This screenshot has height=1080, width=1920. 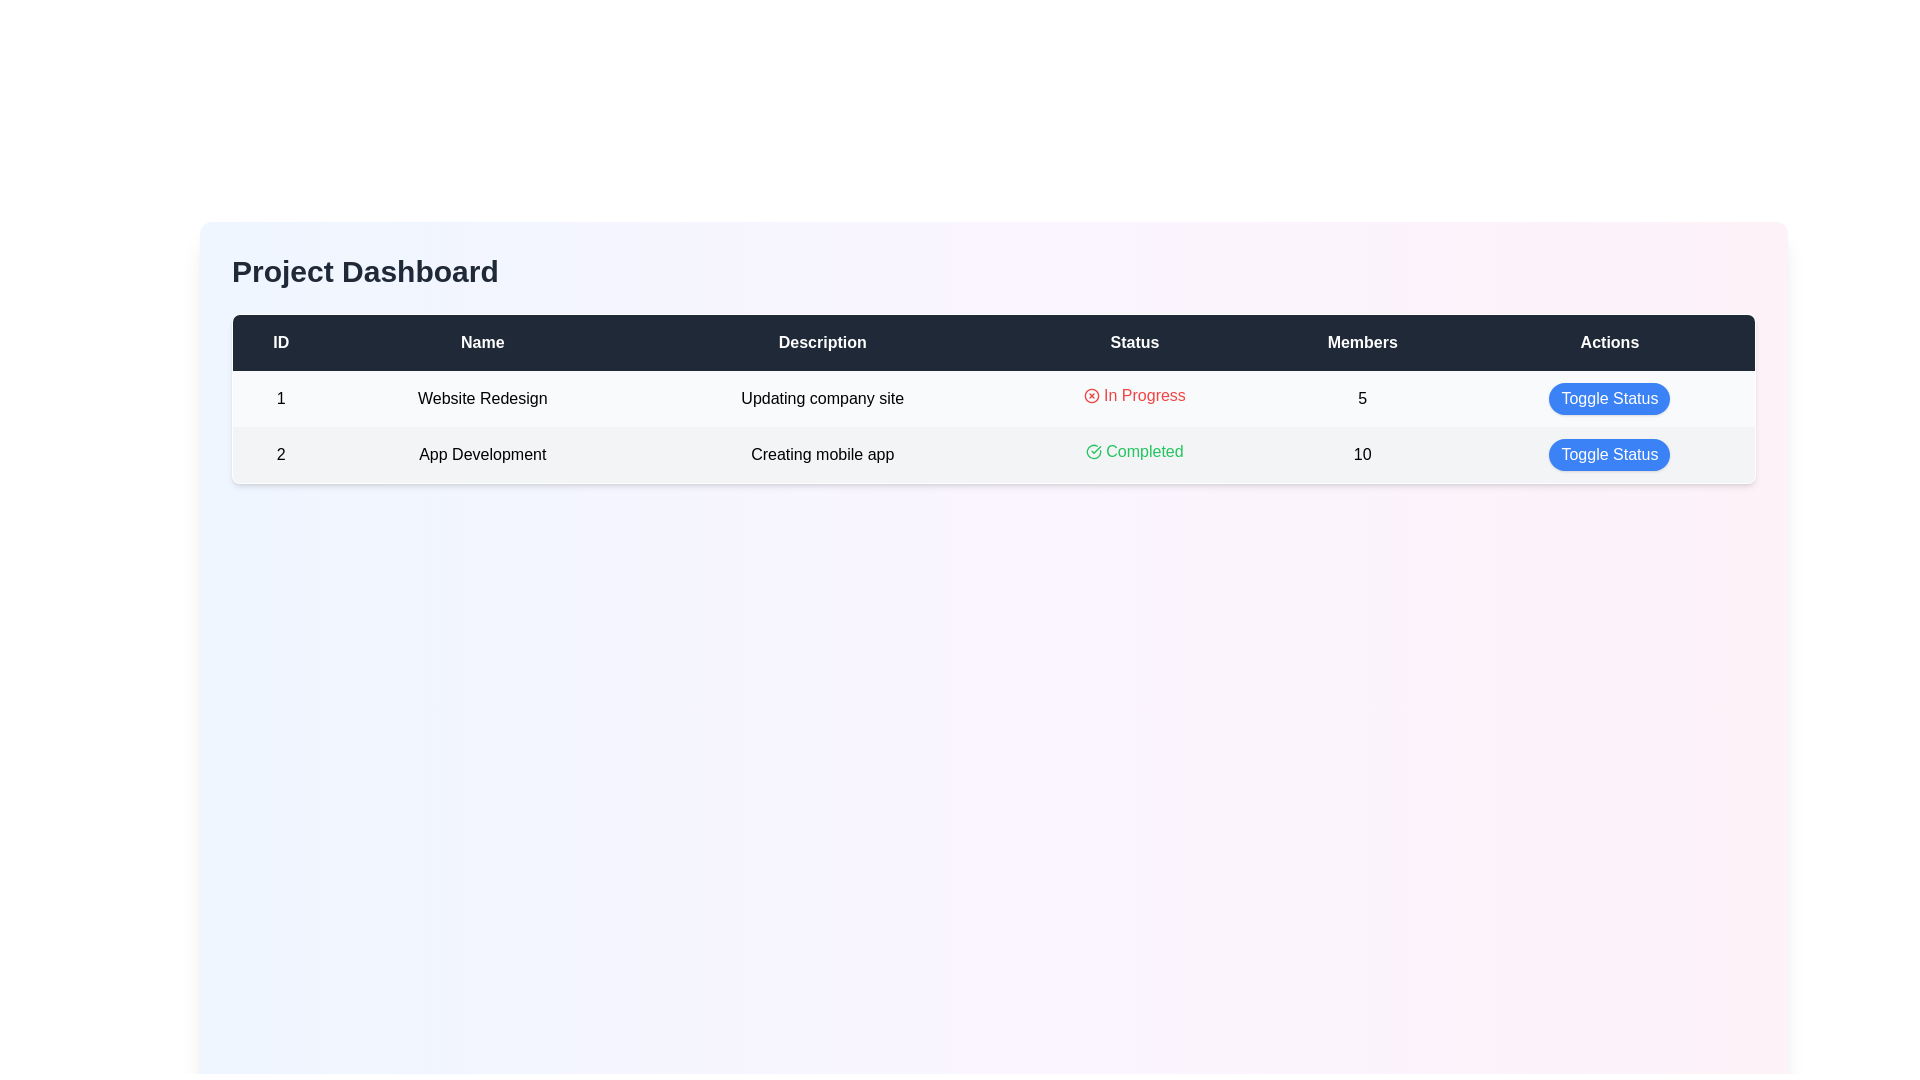 I want to click on the Header text that reads 'Project Dashboard', styled in bold, large 3xl font, and colored dark gray, located near the top left of the interface, so click(x=365, y=272).